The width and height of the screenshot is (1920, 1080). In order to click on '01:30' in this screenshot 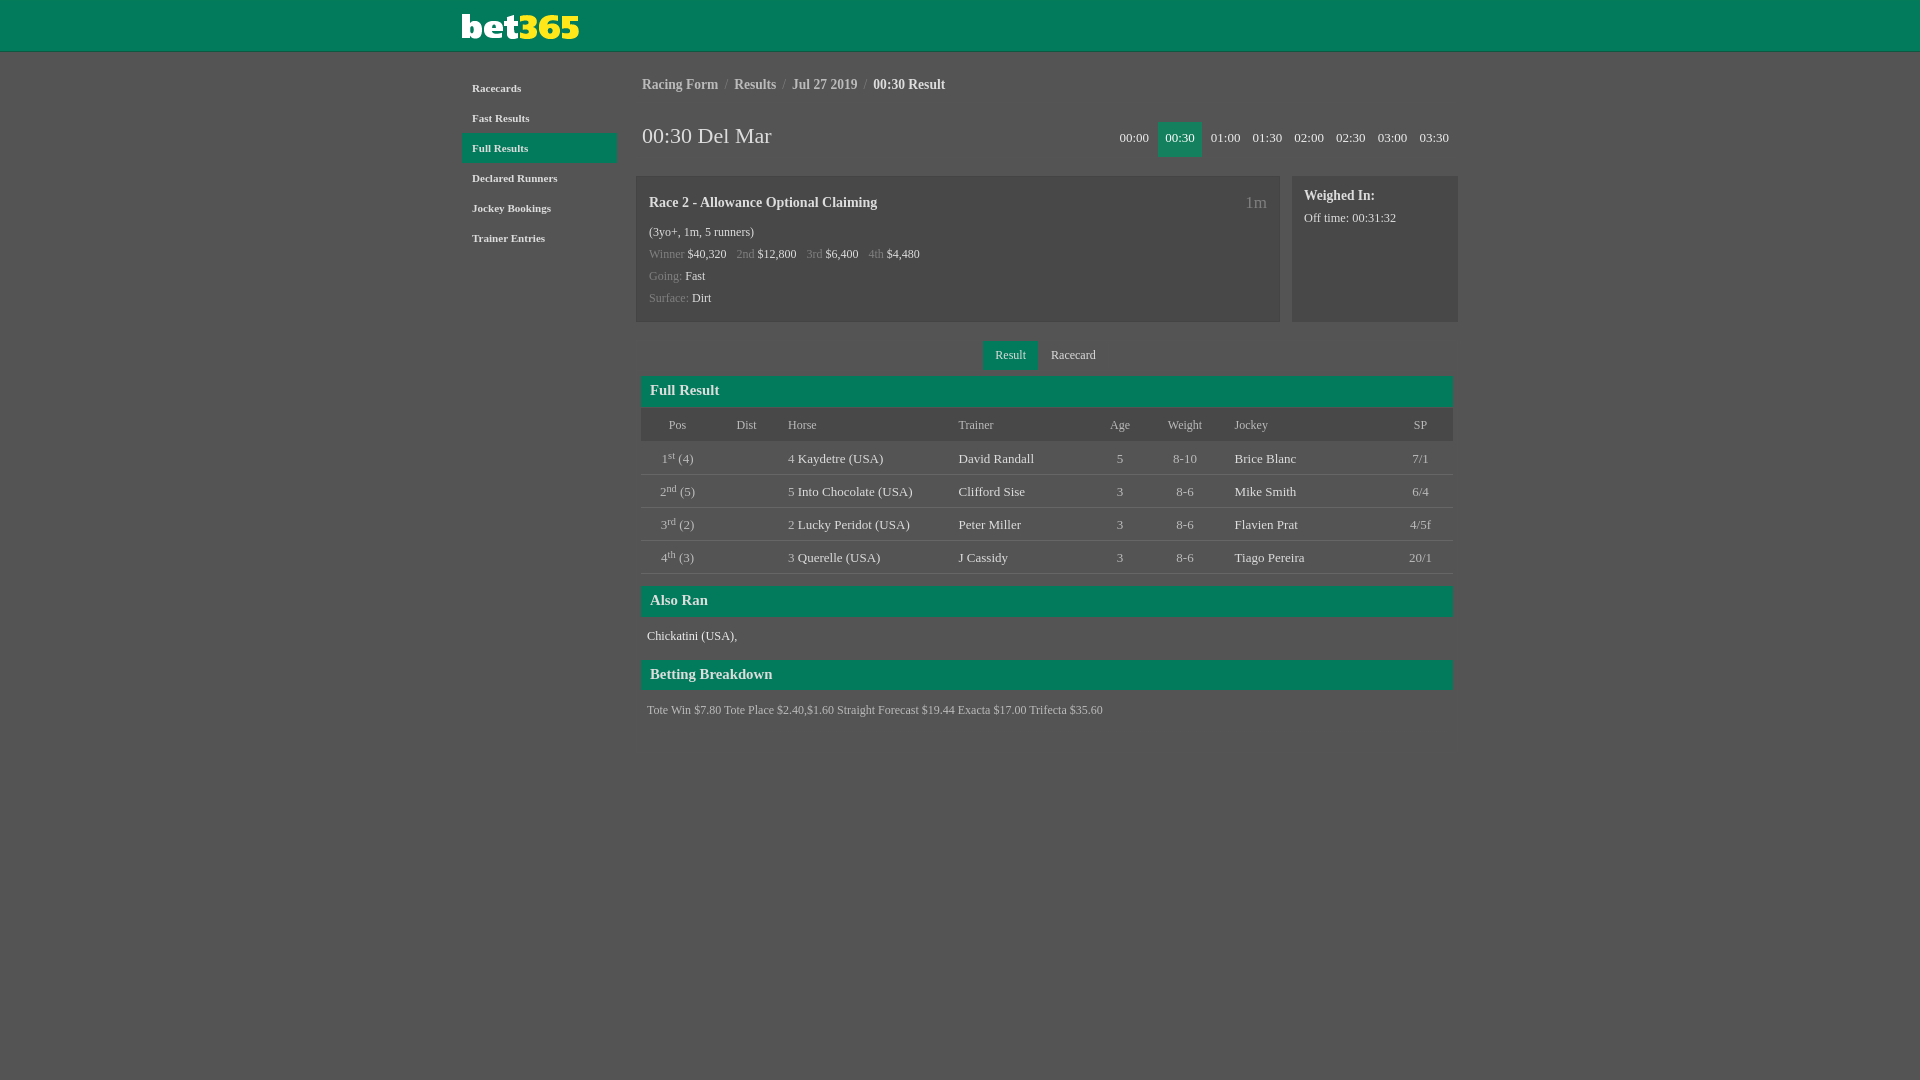, I will do `click(1248, 139)`.